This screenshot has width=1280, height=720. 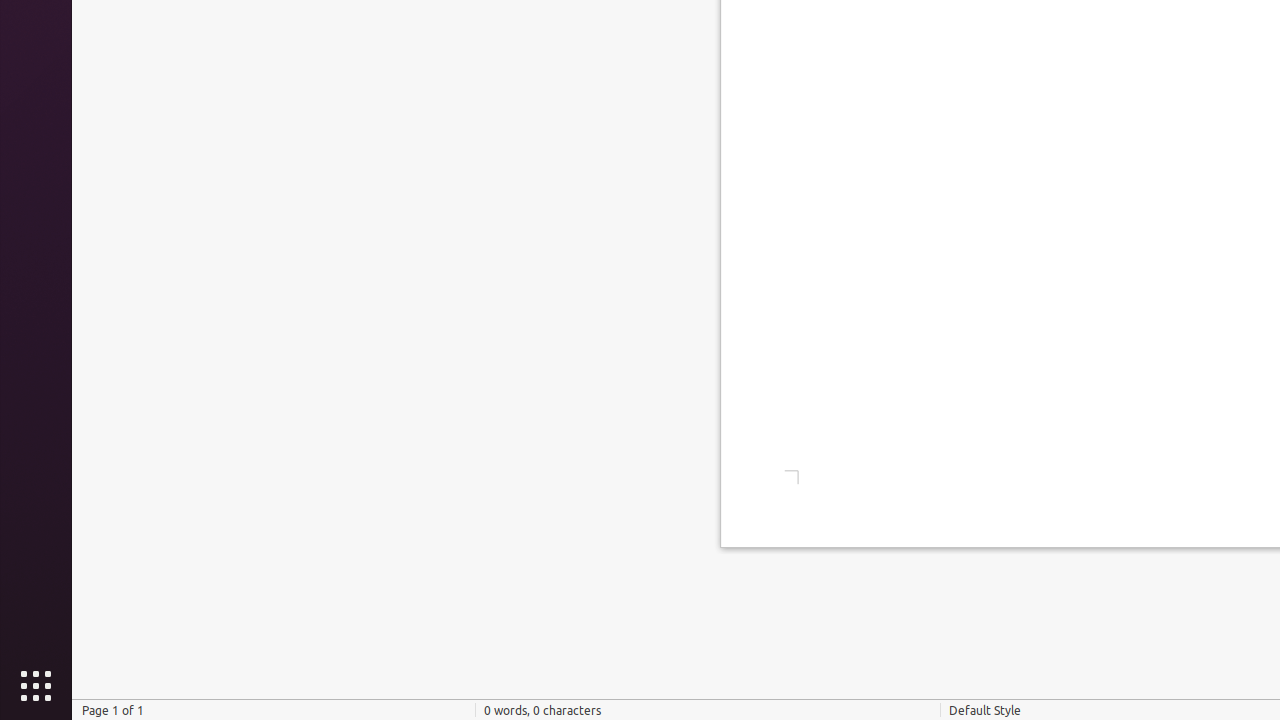 I want to click on 'Show Applications', so click(x=35, y=685).